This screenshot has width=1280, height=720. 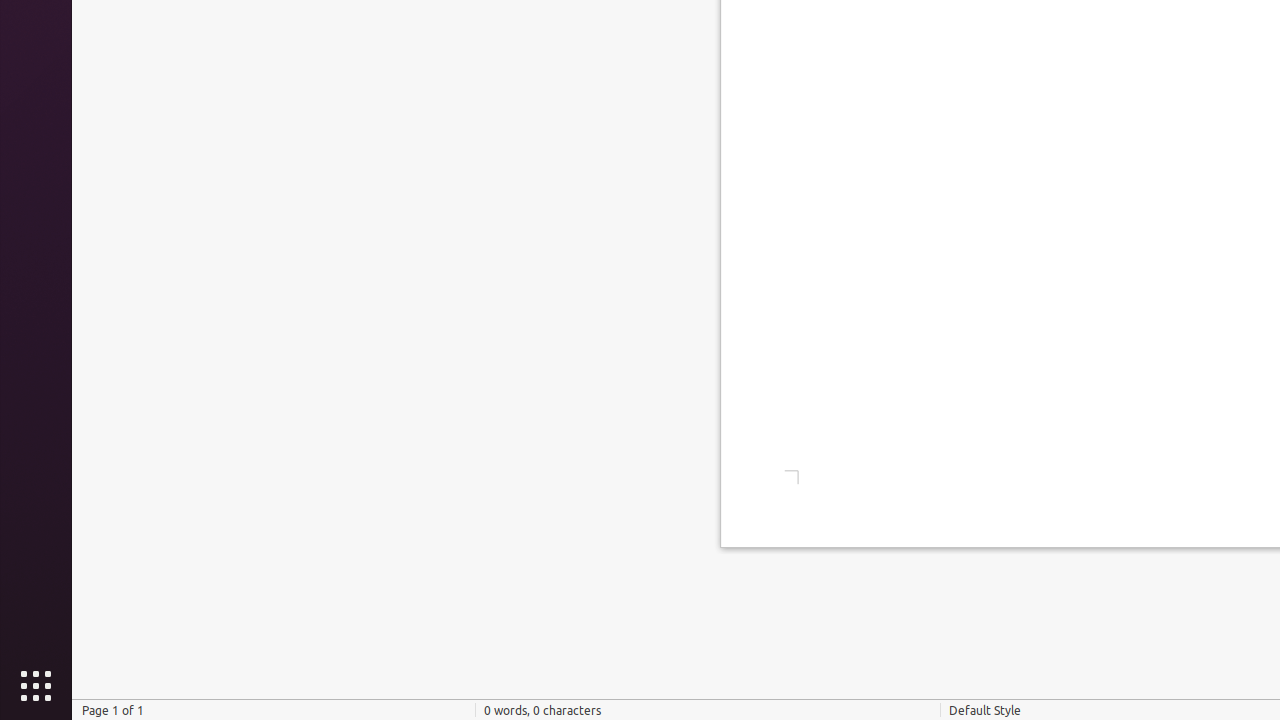 I want to click on 'Show Applications', so click(x=35, y=685).